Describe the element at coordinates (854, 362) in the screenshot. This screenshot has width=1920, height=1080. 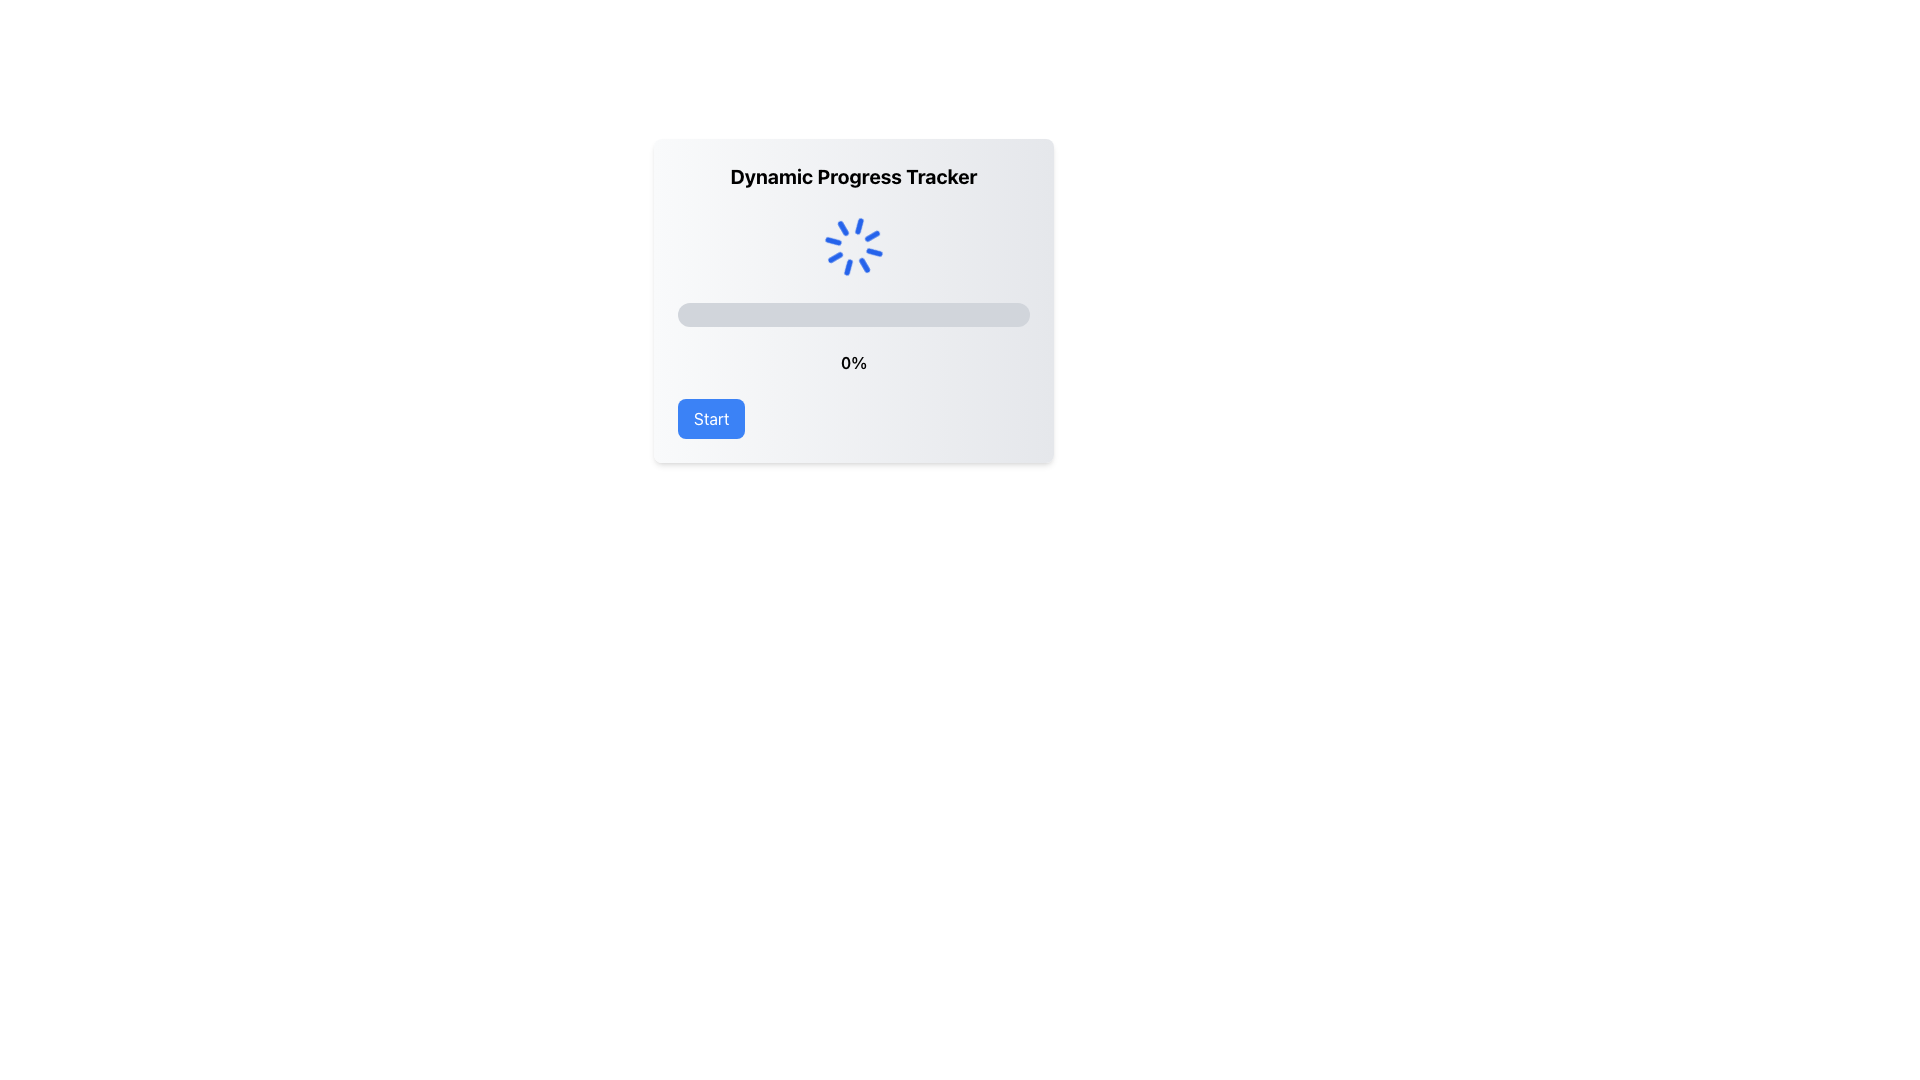
I see `the Static Text element displaying the current percentage of progress, located below the progress bar in the 'Dynamic Progress Tracker' UI component` at that location.